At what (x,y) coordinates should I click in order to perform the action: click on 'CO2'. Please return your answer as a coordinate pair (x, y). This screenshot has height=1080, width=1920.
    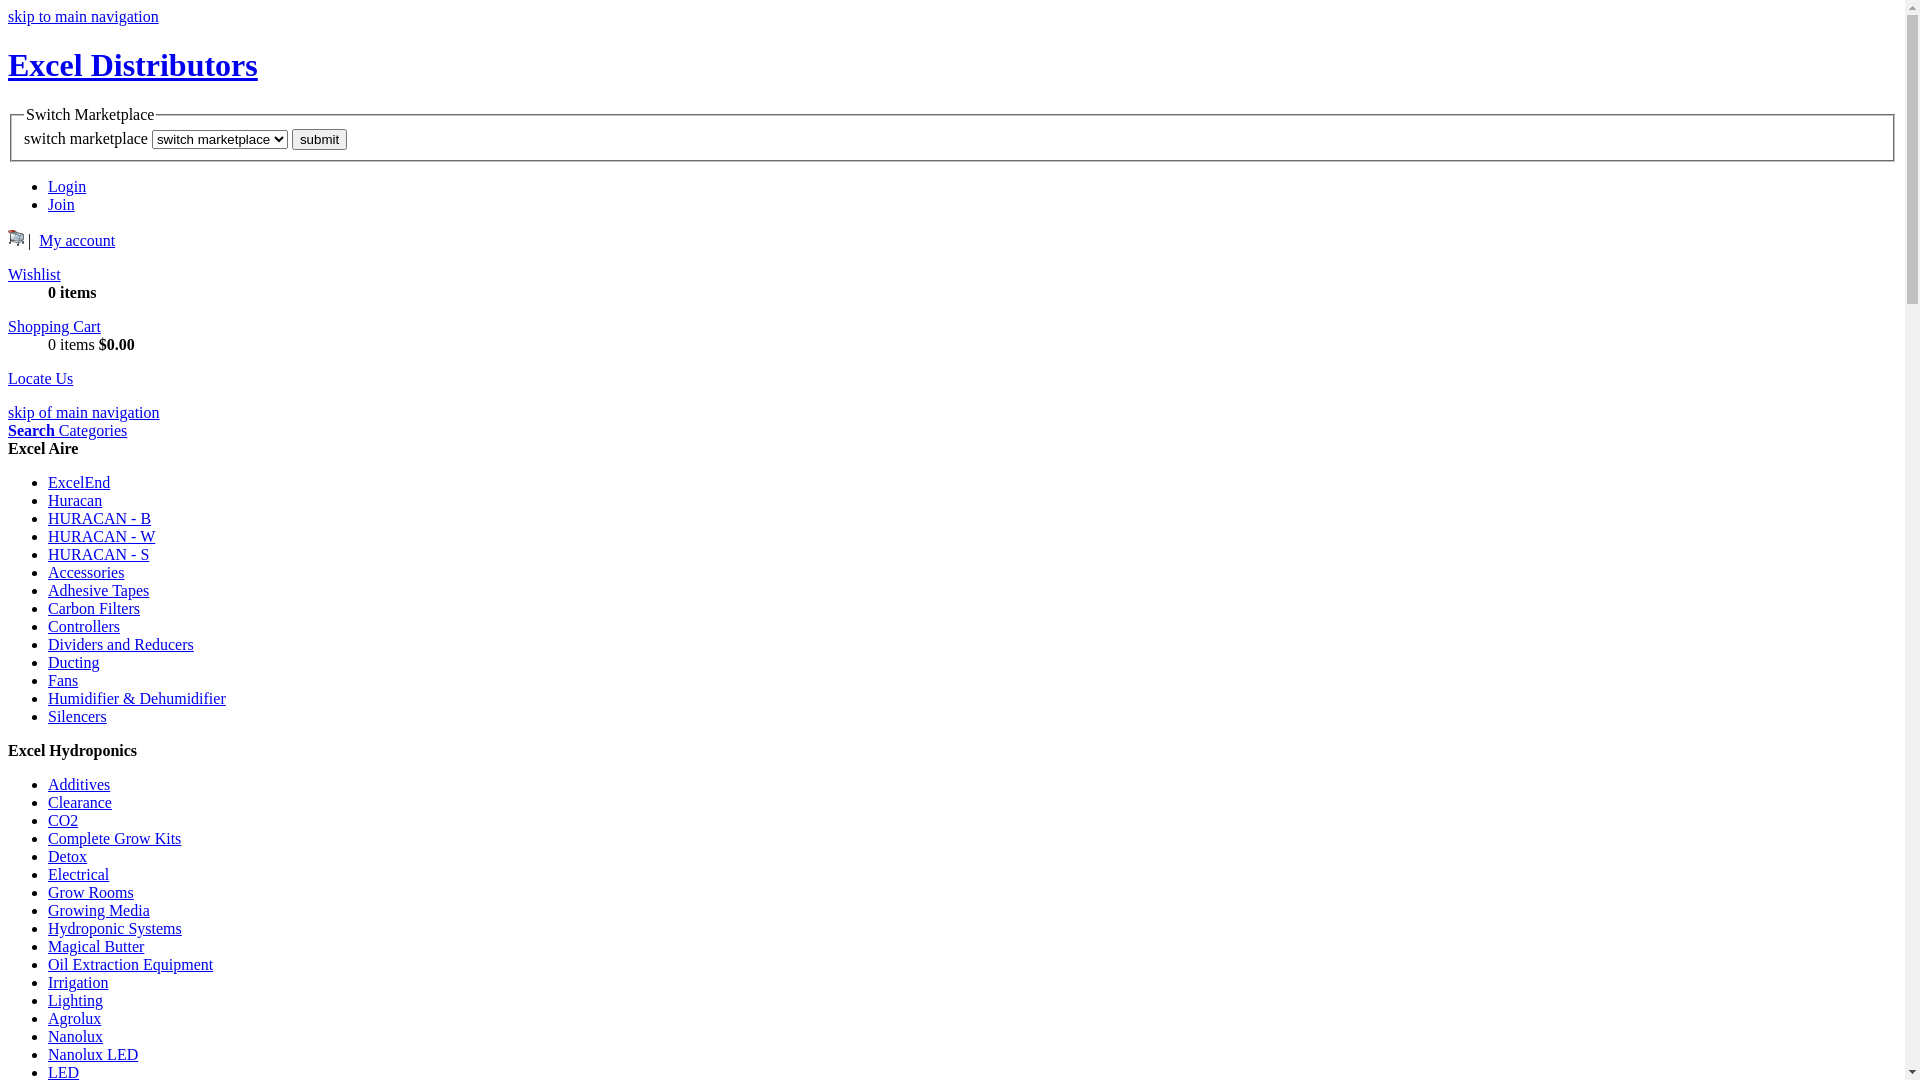
    Looking at the image, I should click on (48, 820).